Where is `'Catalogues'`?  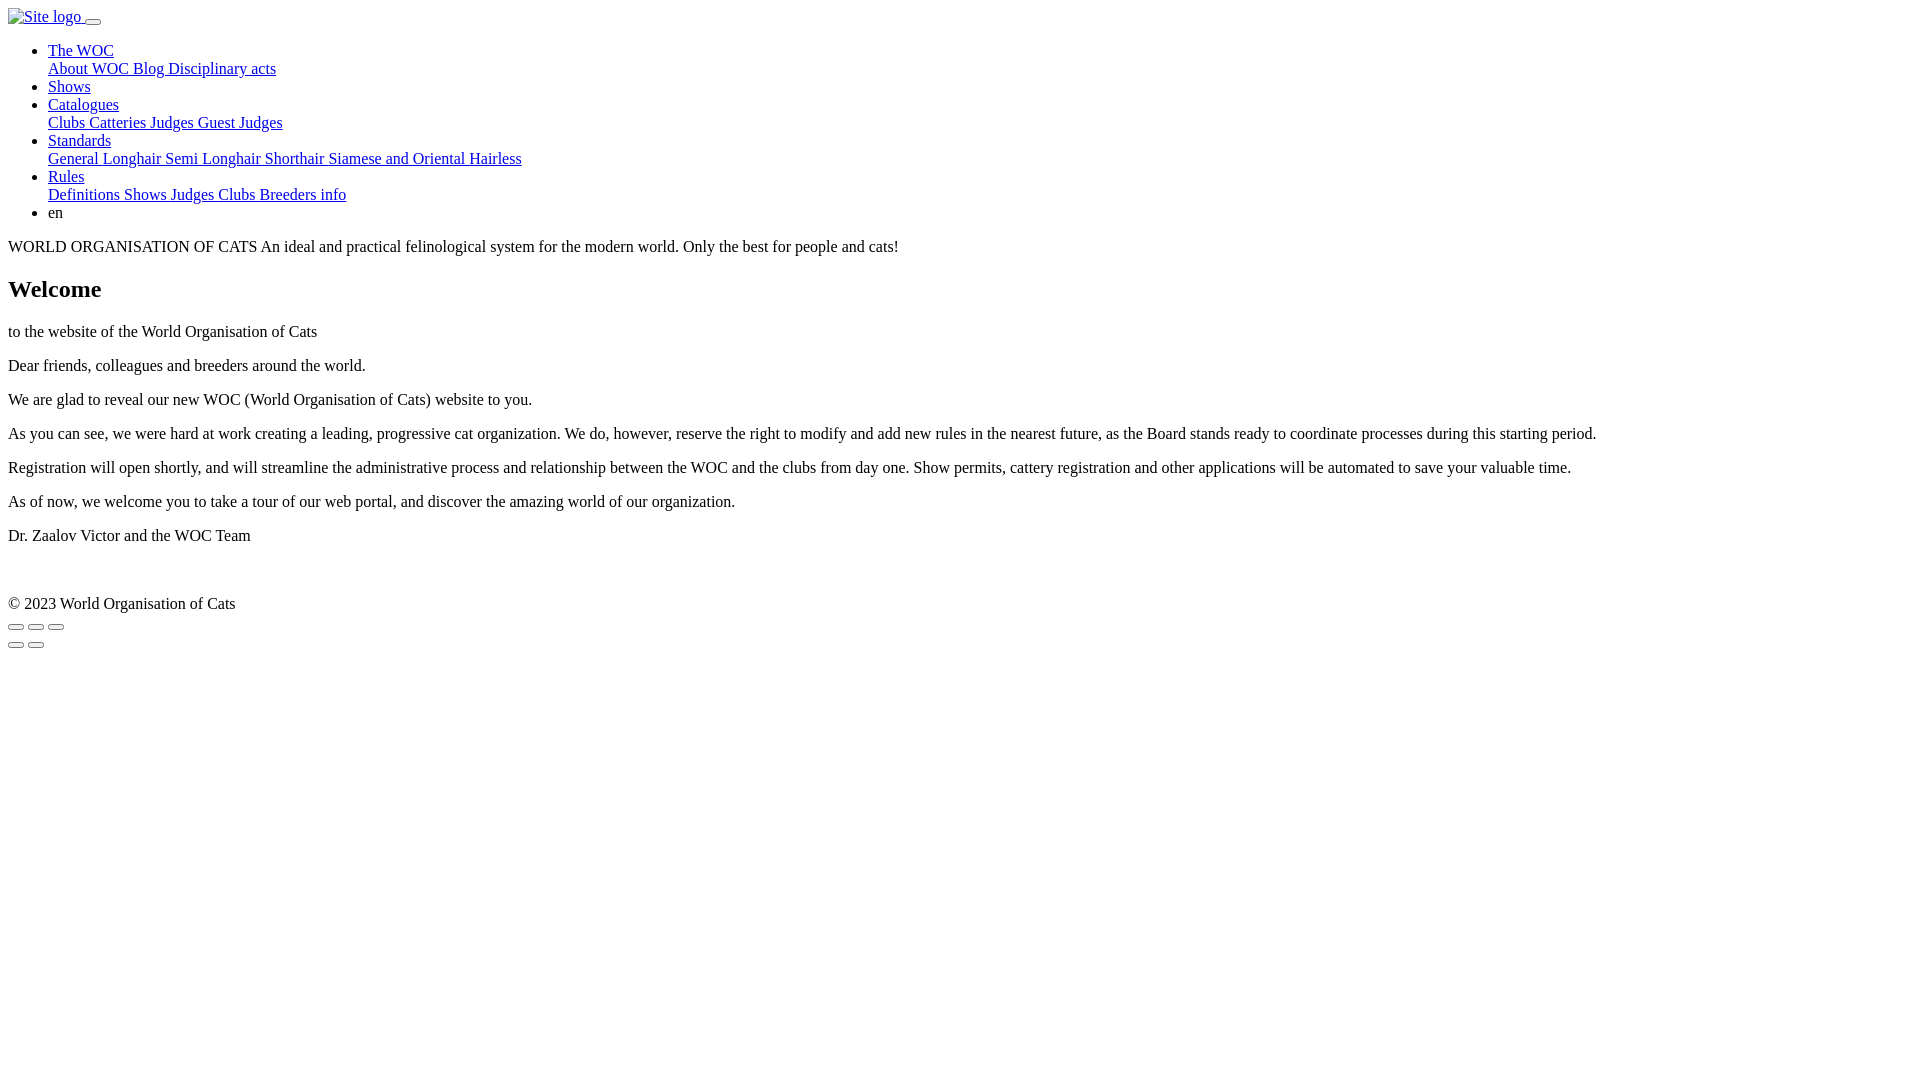
'Catalogues' is located at coordinates (48, 104).